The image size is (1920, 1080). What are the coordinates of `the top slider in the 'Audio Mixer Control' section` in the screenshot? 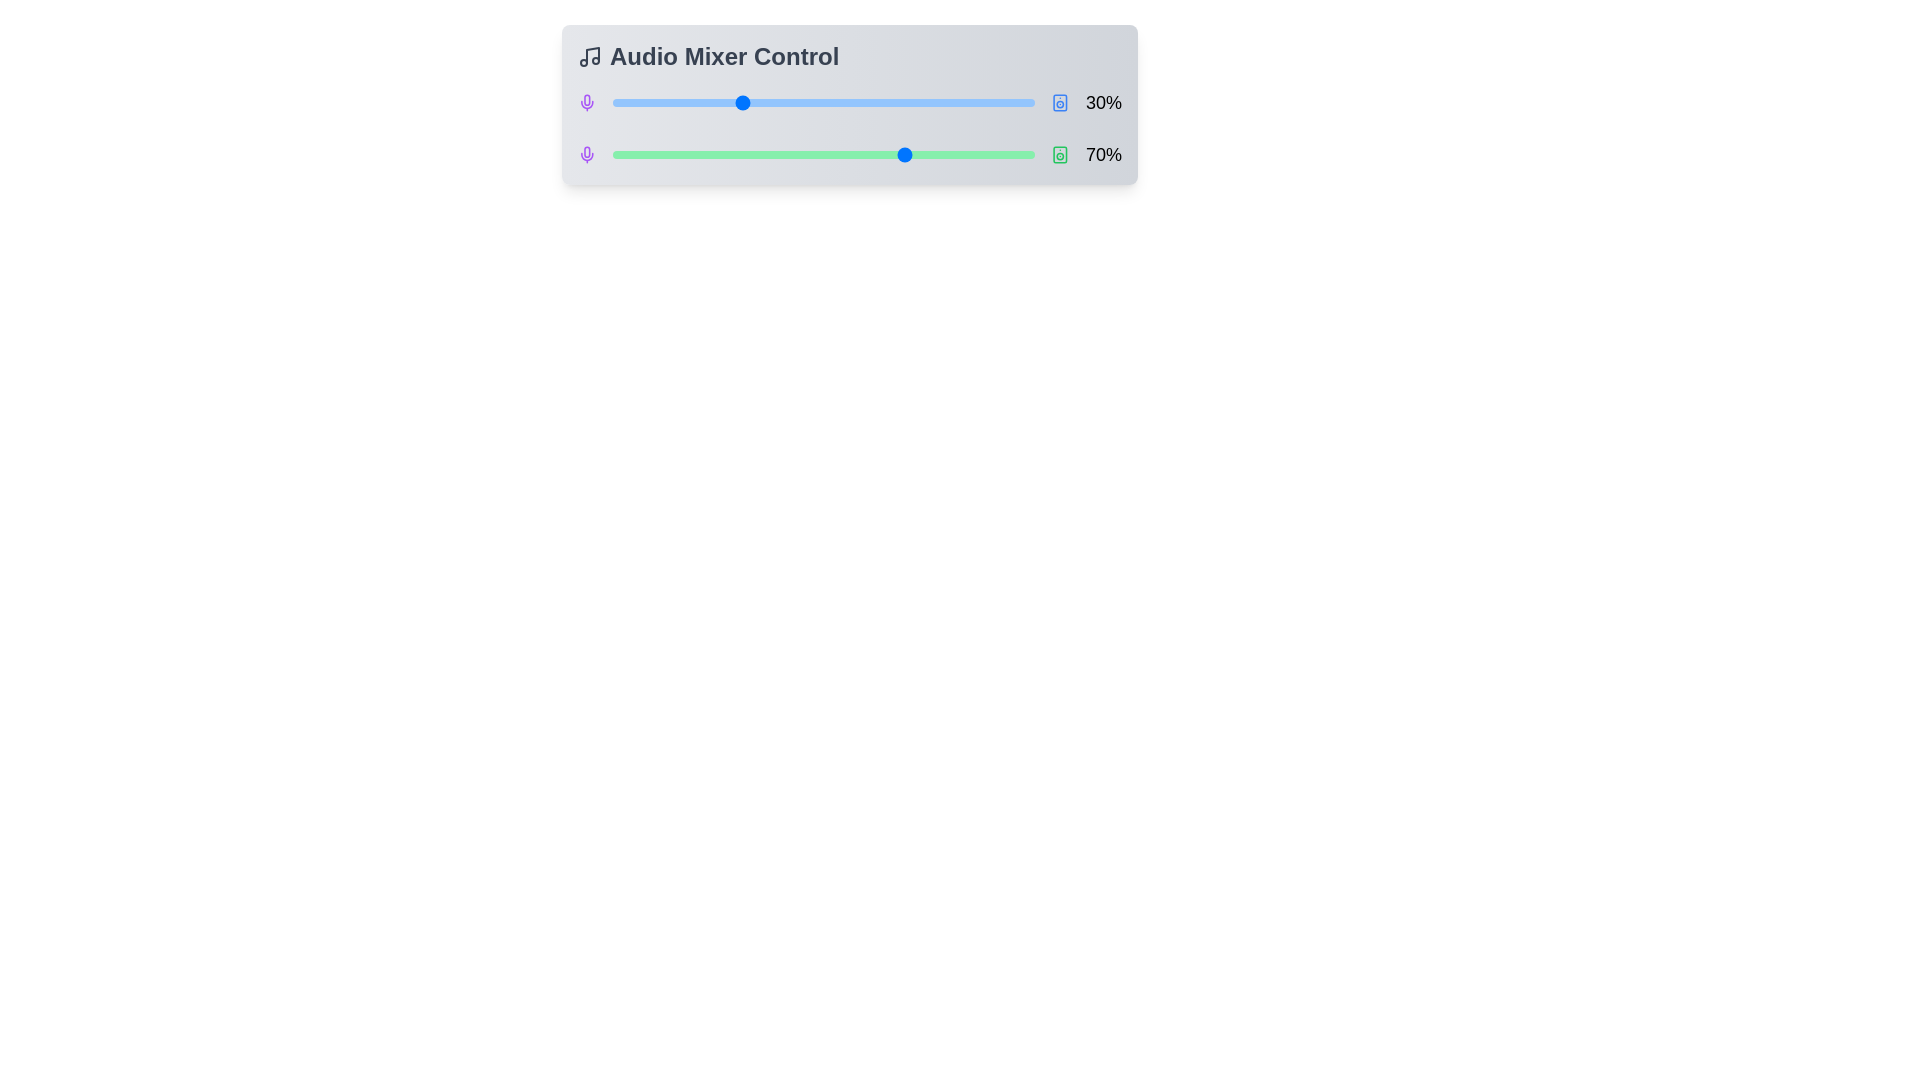 It's located at (849, 103).